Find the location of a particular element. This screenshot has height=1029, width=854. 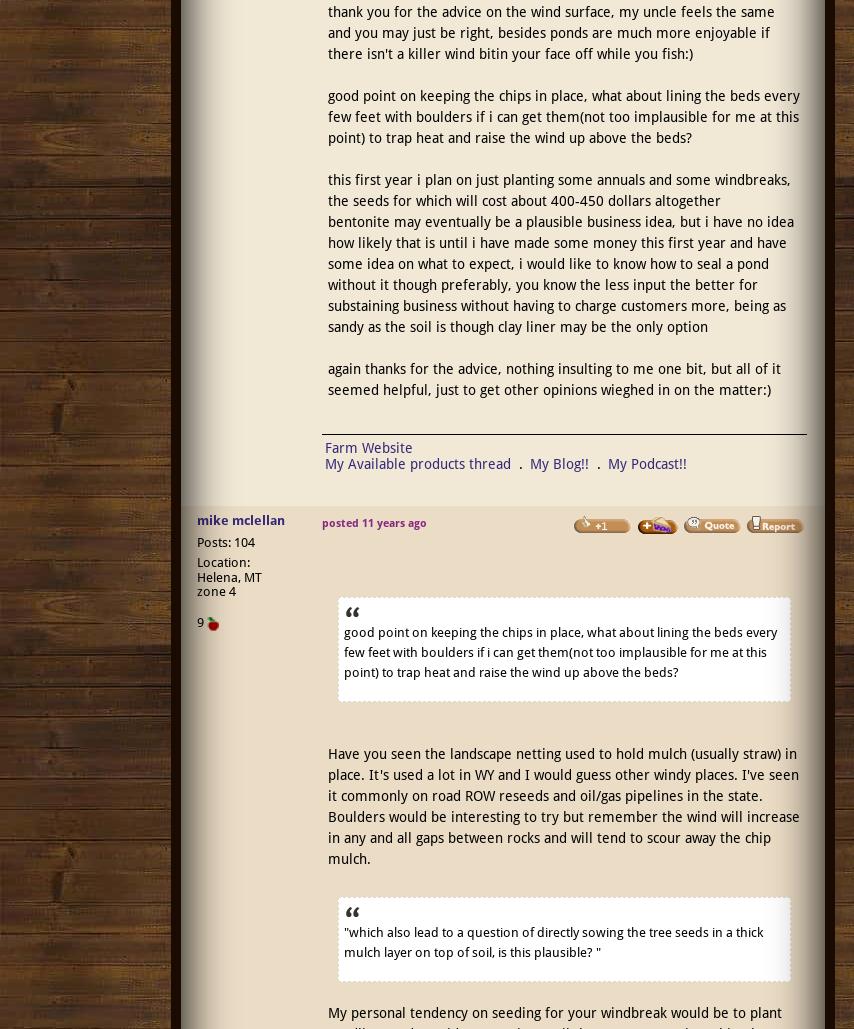

'9' is located at coordinates (198, 622).